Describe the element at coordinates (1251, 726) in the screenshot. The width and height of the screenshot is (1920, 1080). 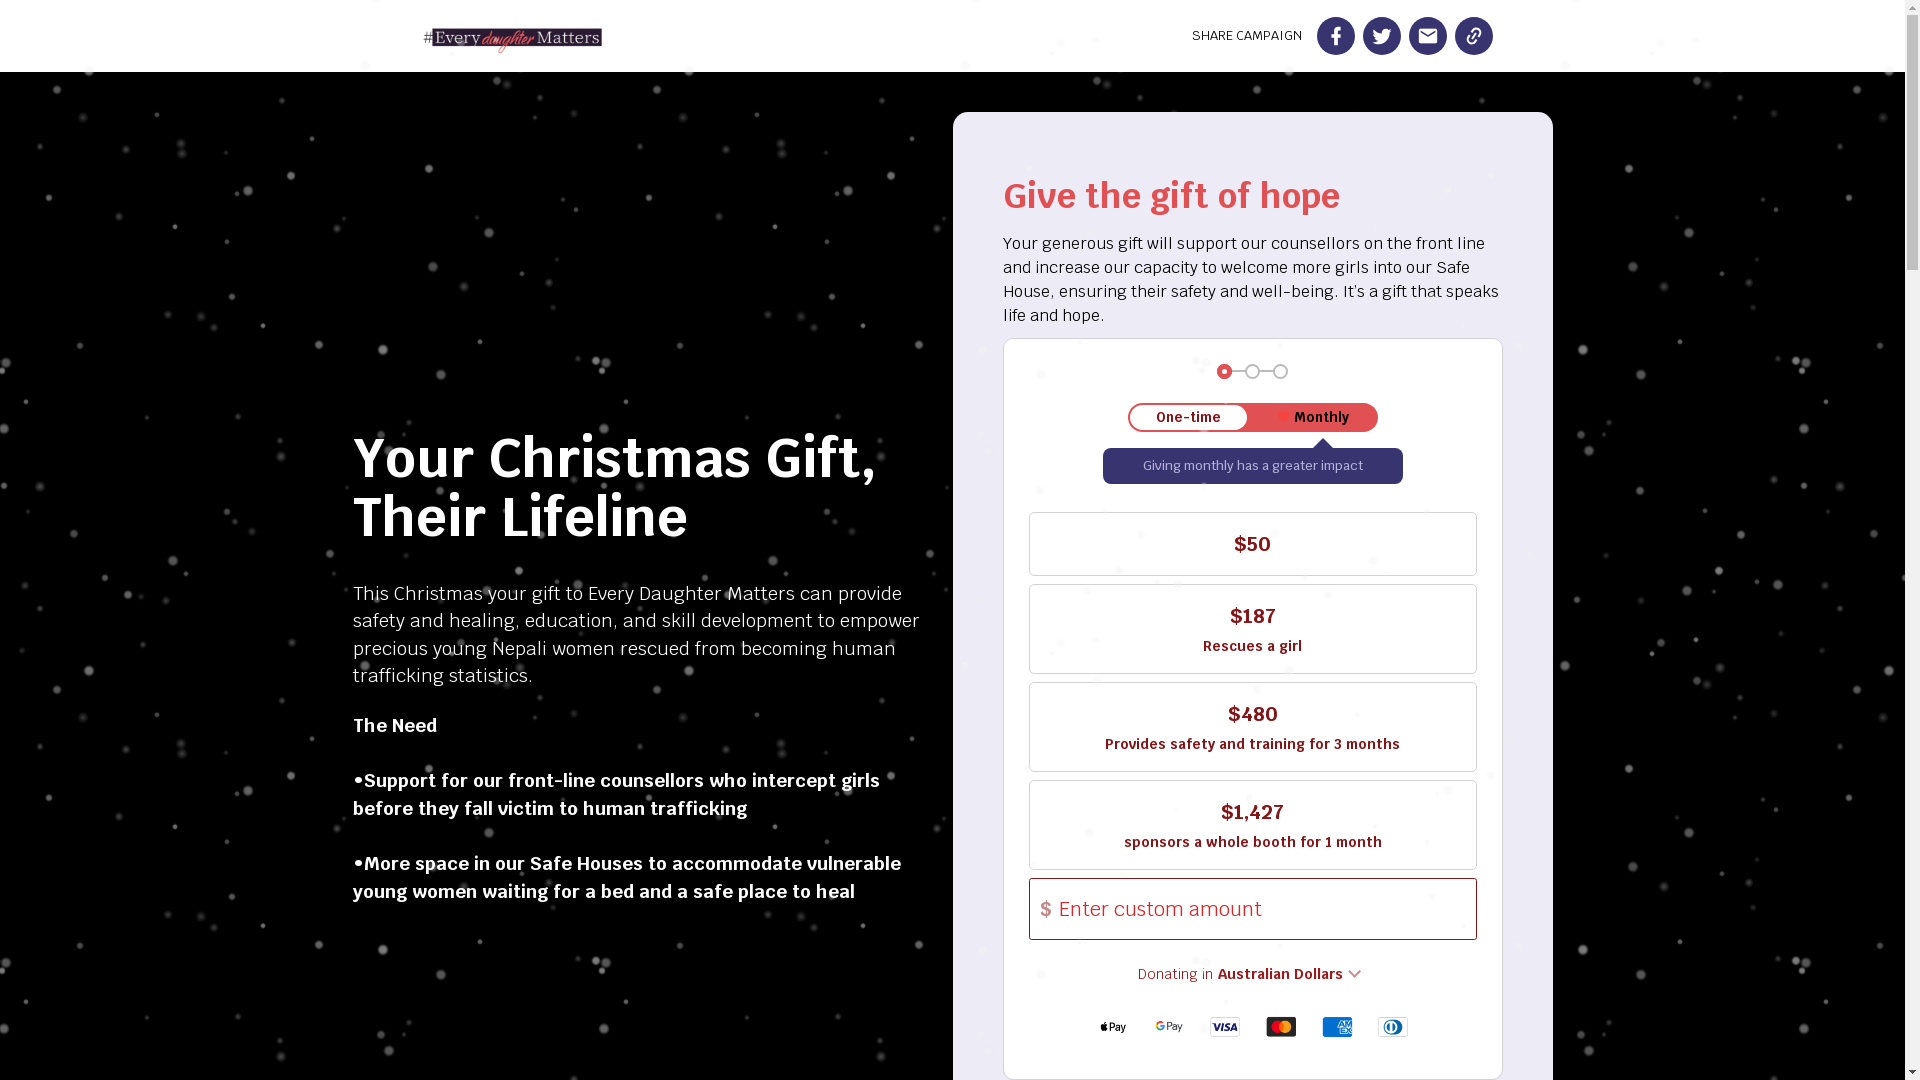
I see `'$480` at that location.